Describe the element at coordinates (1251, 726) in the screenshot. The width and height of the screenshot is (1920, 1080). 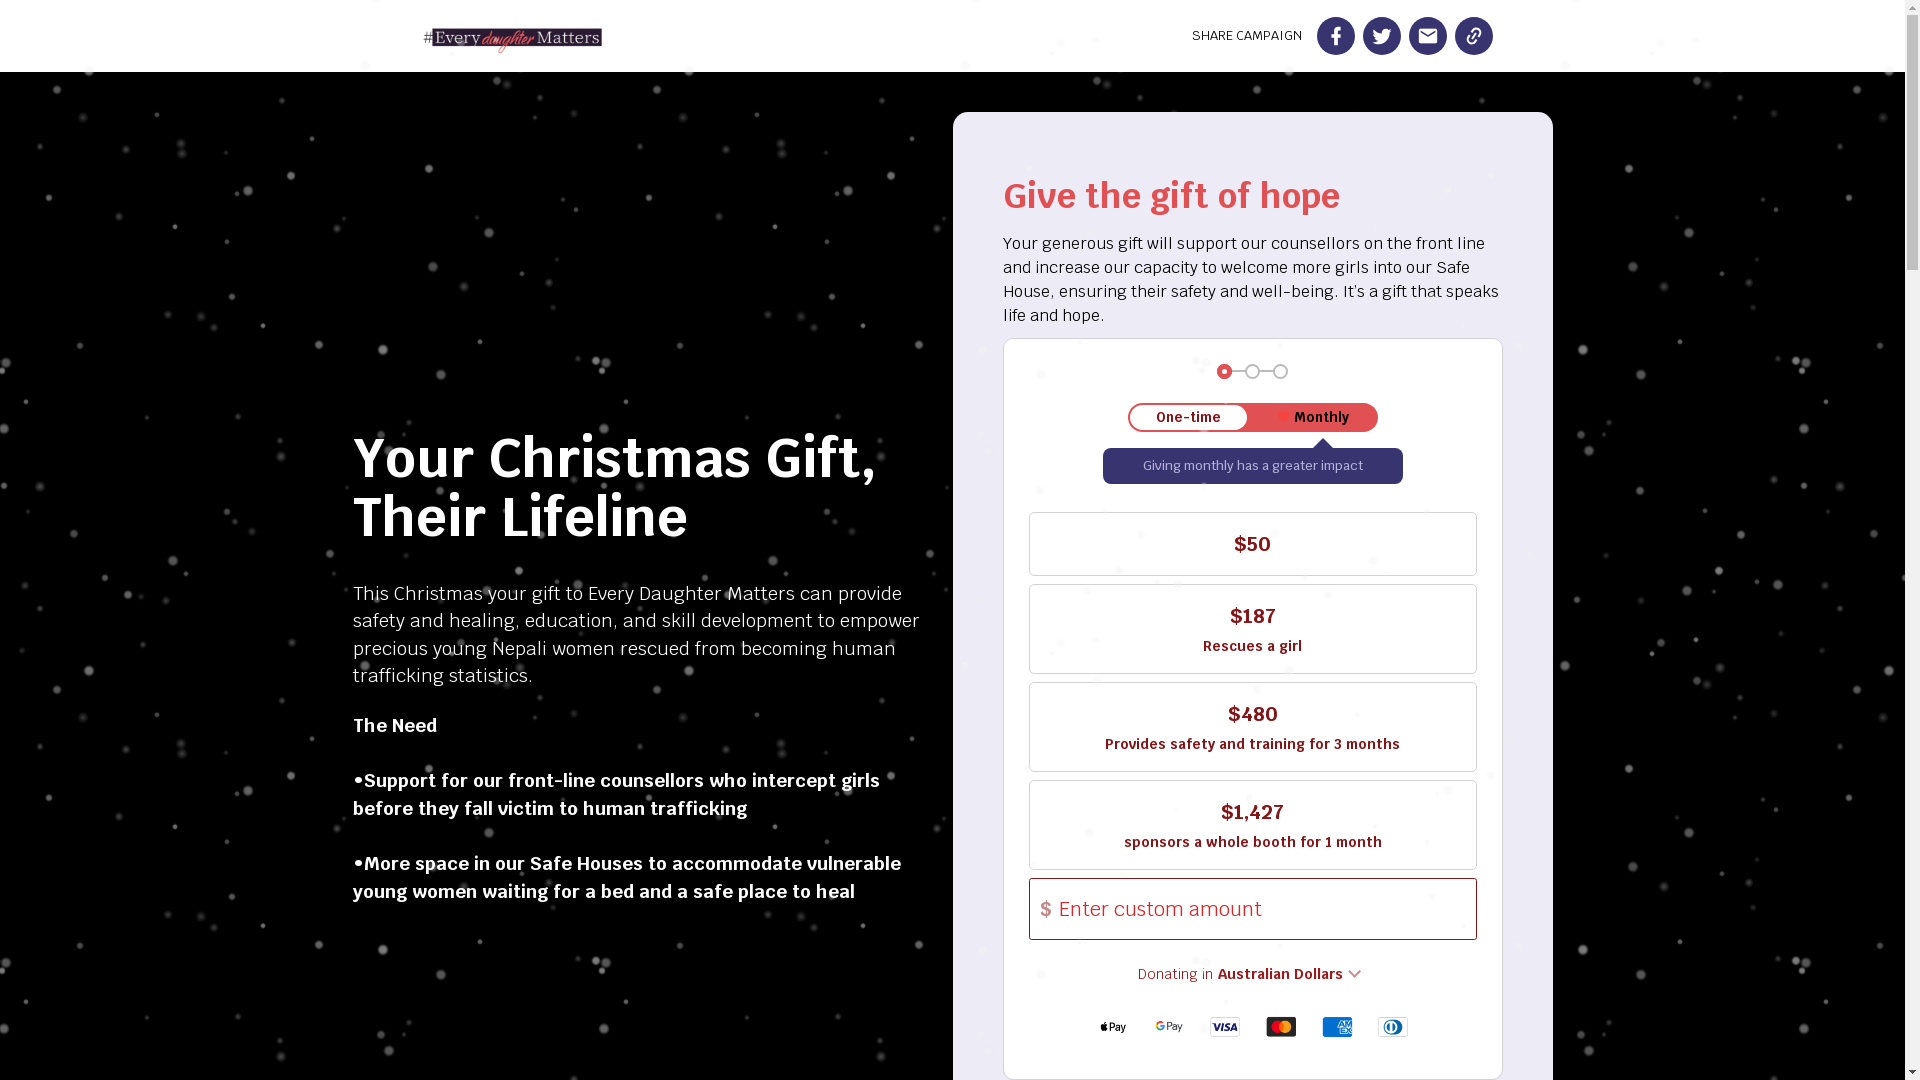
I see `'$480` at that location.